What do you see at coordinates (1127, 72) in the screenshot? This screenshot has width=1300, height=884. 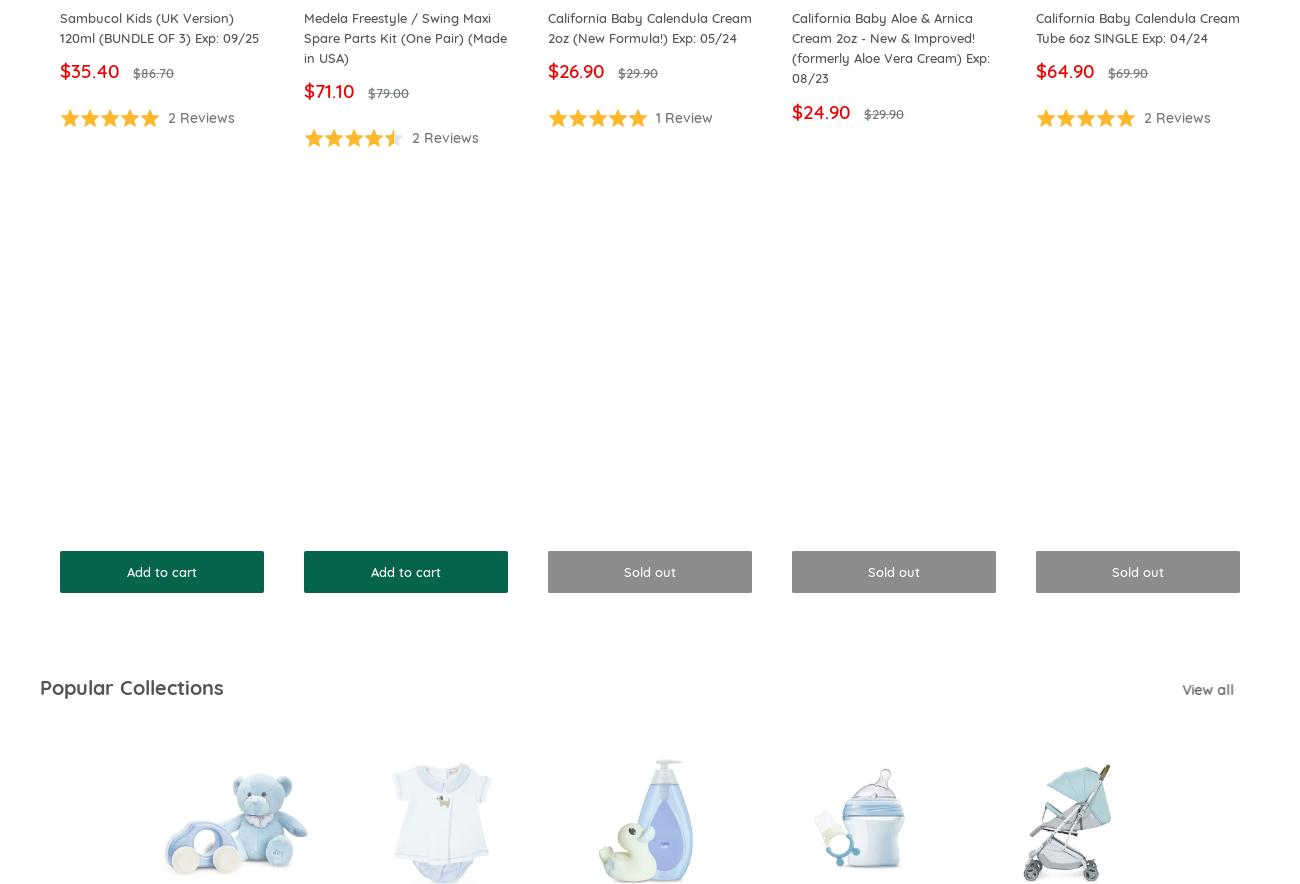 I see `'$69.90'` at bounding box center [1127, 72].